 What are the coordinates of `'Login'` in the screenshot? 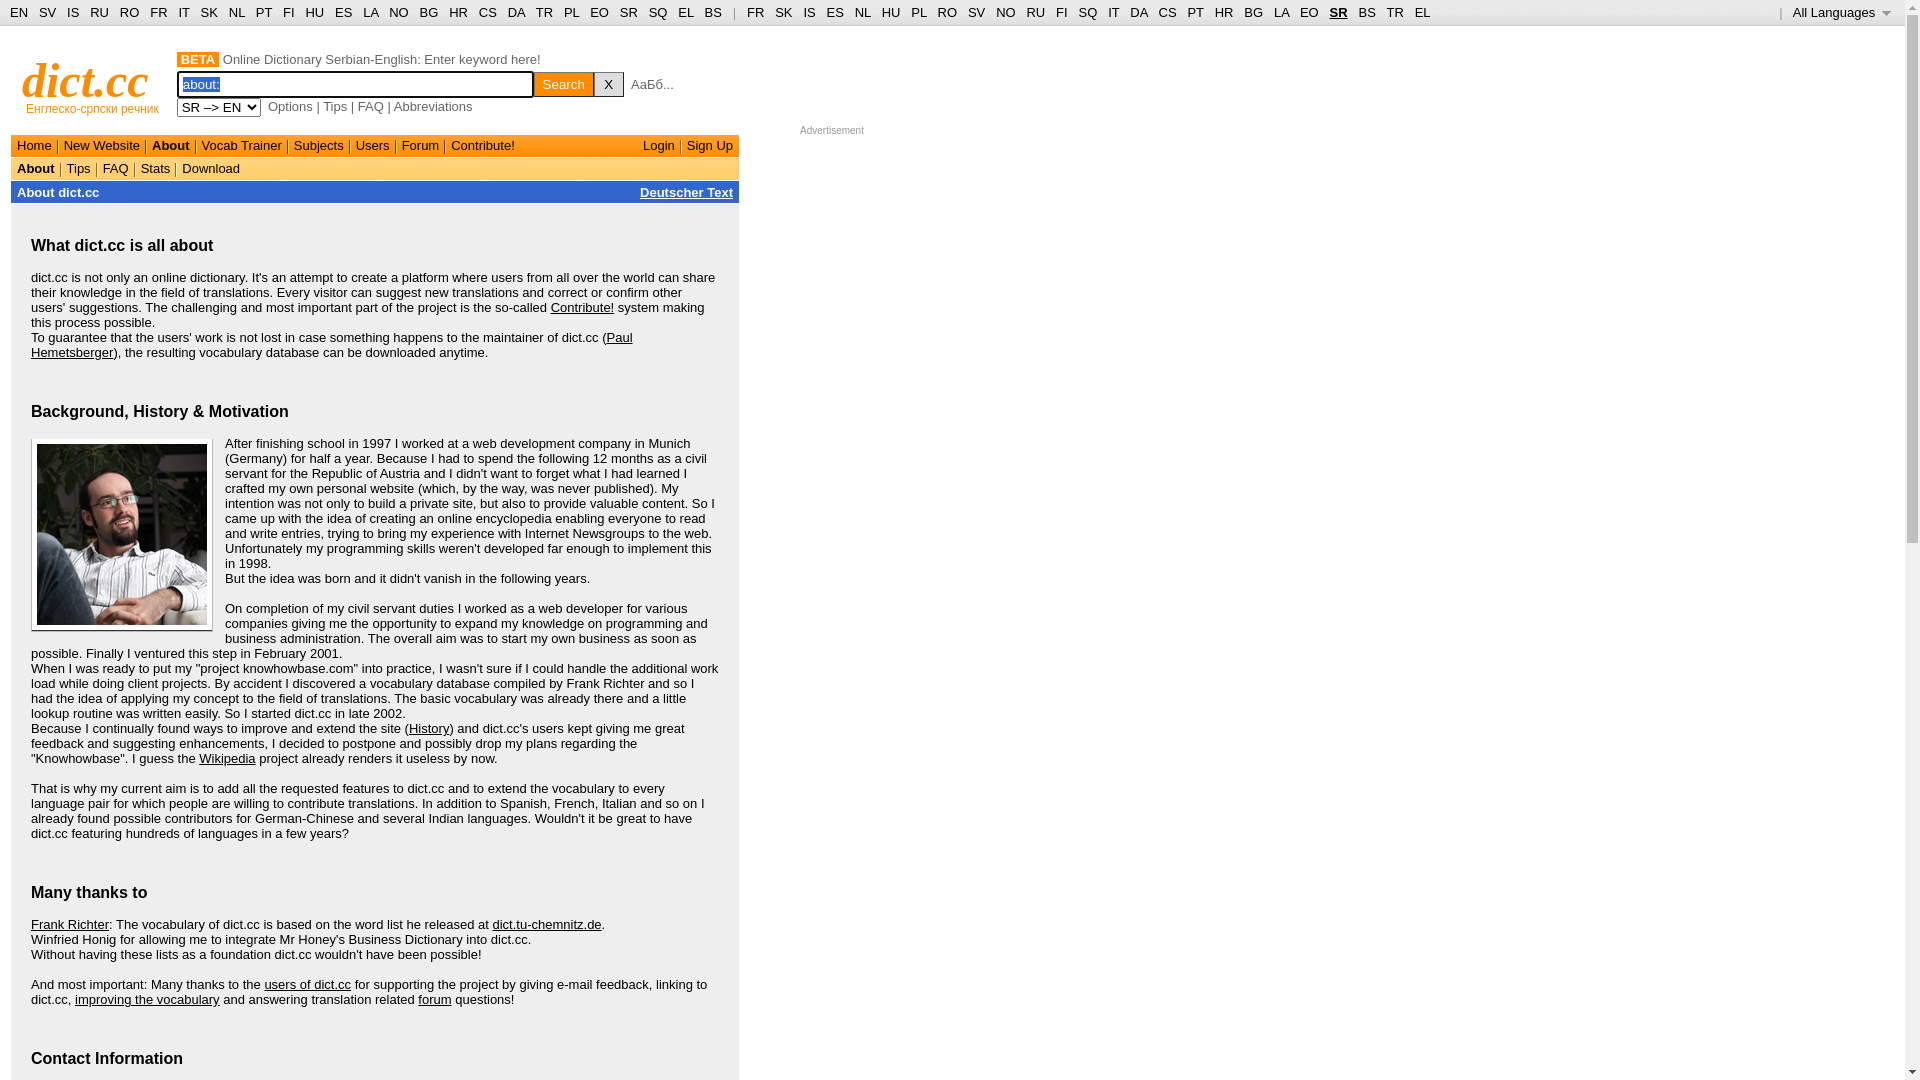 It's located at (658, 144).